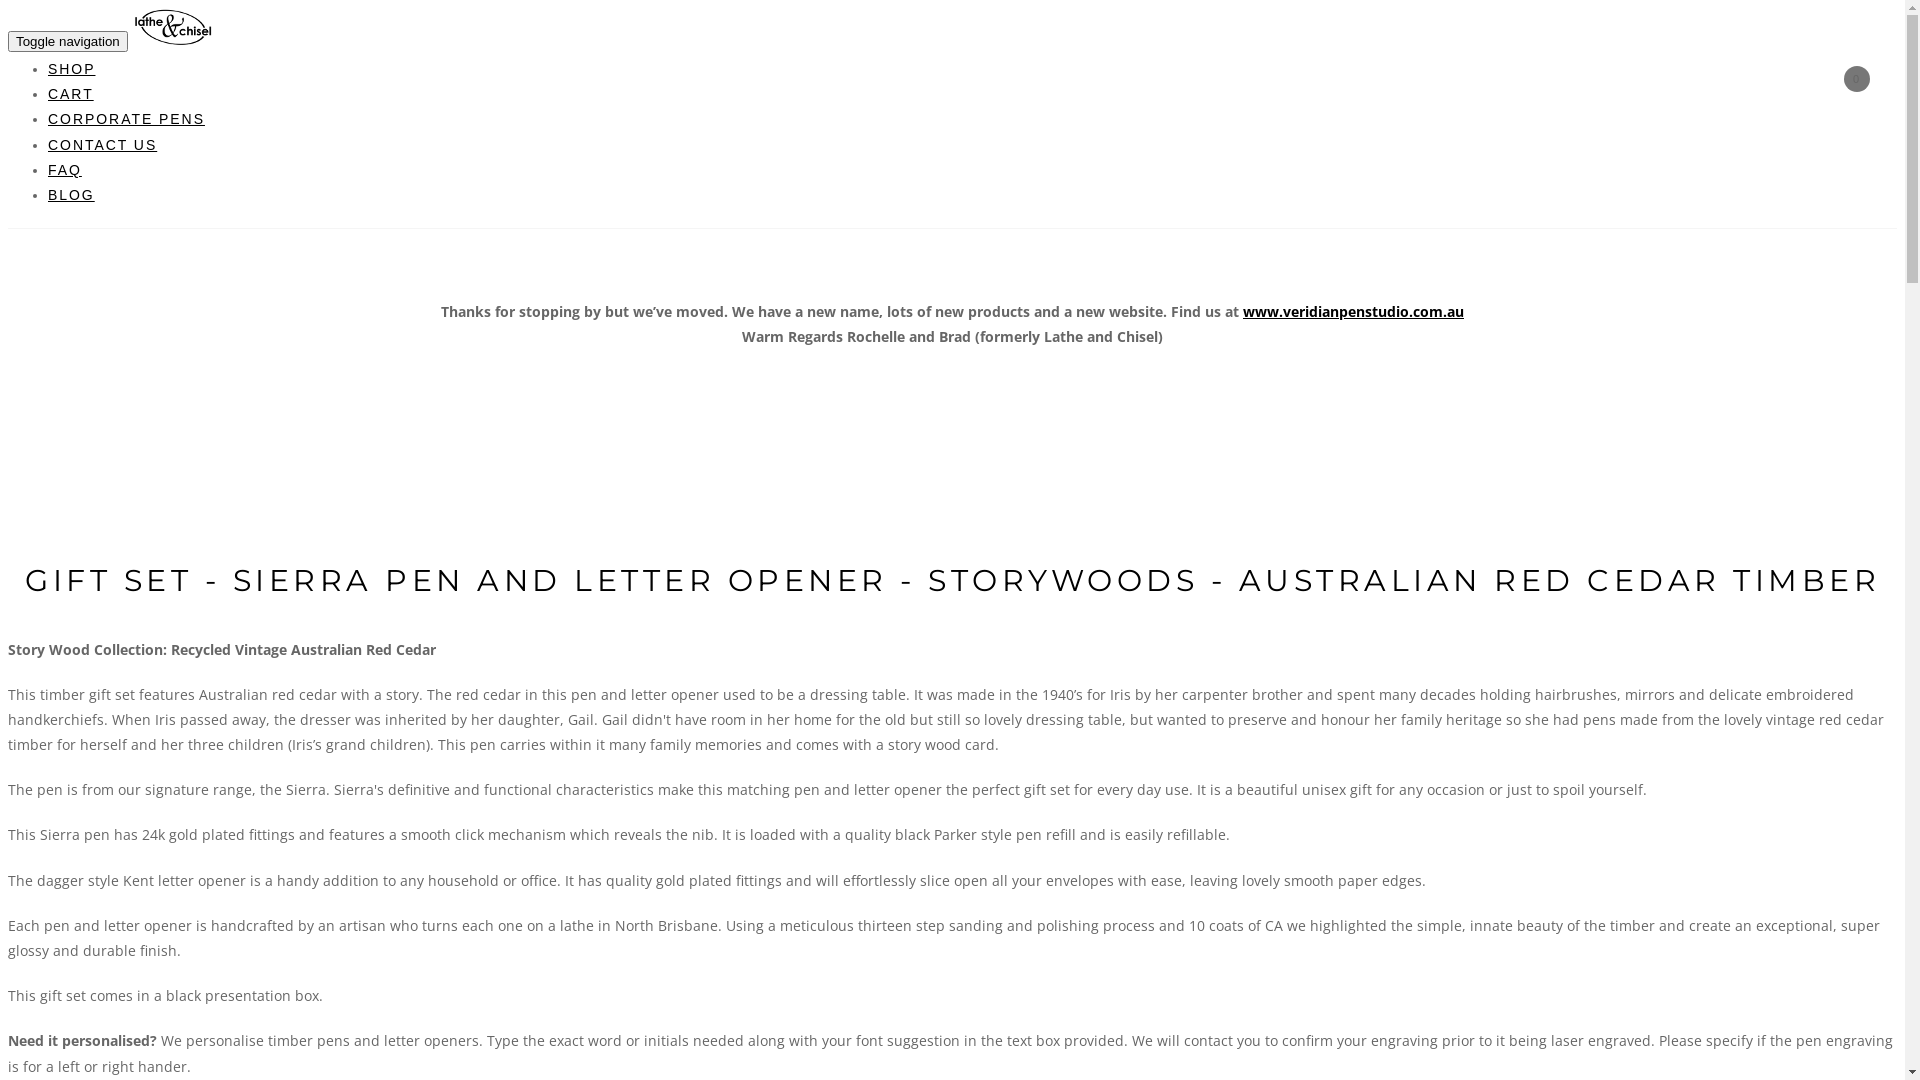  Describe the element at coordinates (71, 93) in the screenshot. I see `'CART'` at that location.